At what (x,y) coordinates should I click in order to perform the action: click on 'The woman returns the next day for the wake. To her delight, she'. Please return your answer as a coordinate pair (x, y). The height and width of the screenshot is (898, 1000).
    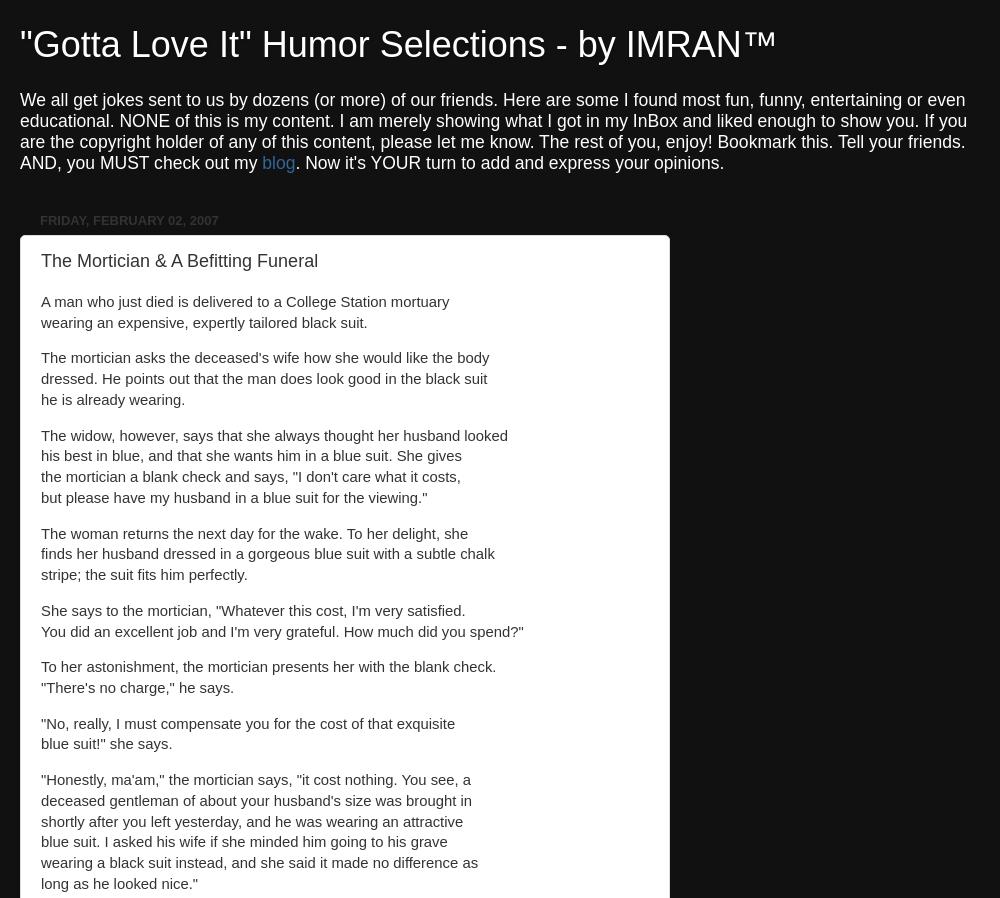
    Looking at the image, I should click on (41, 531).